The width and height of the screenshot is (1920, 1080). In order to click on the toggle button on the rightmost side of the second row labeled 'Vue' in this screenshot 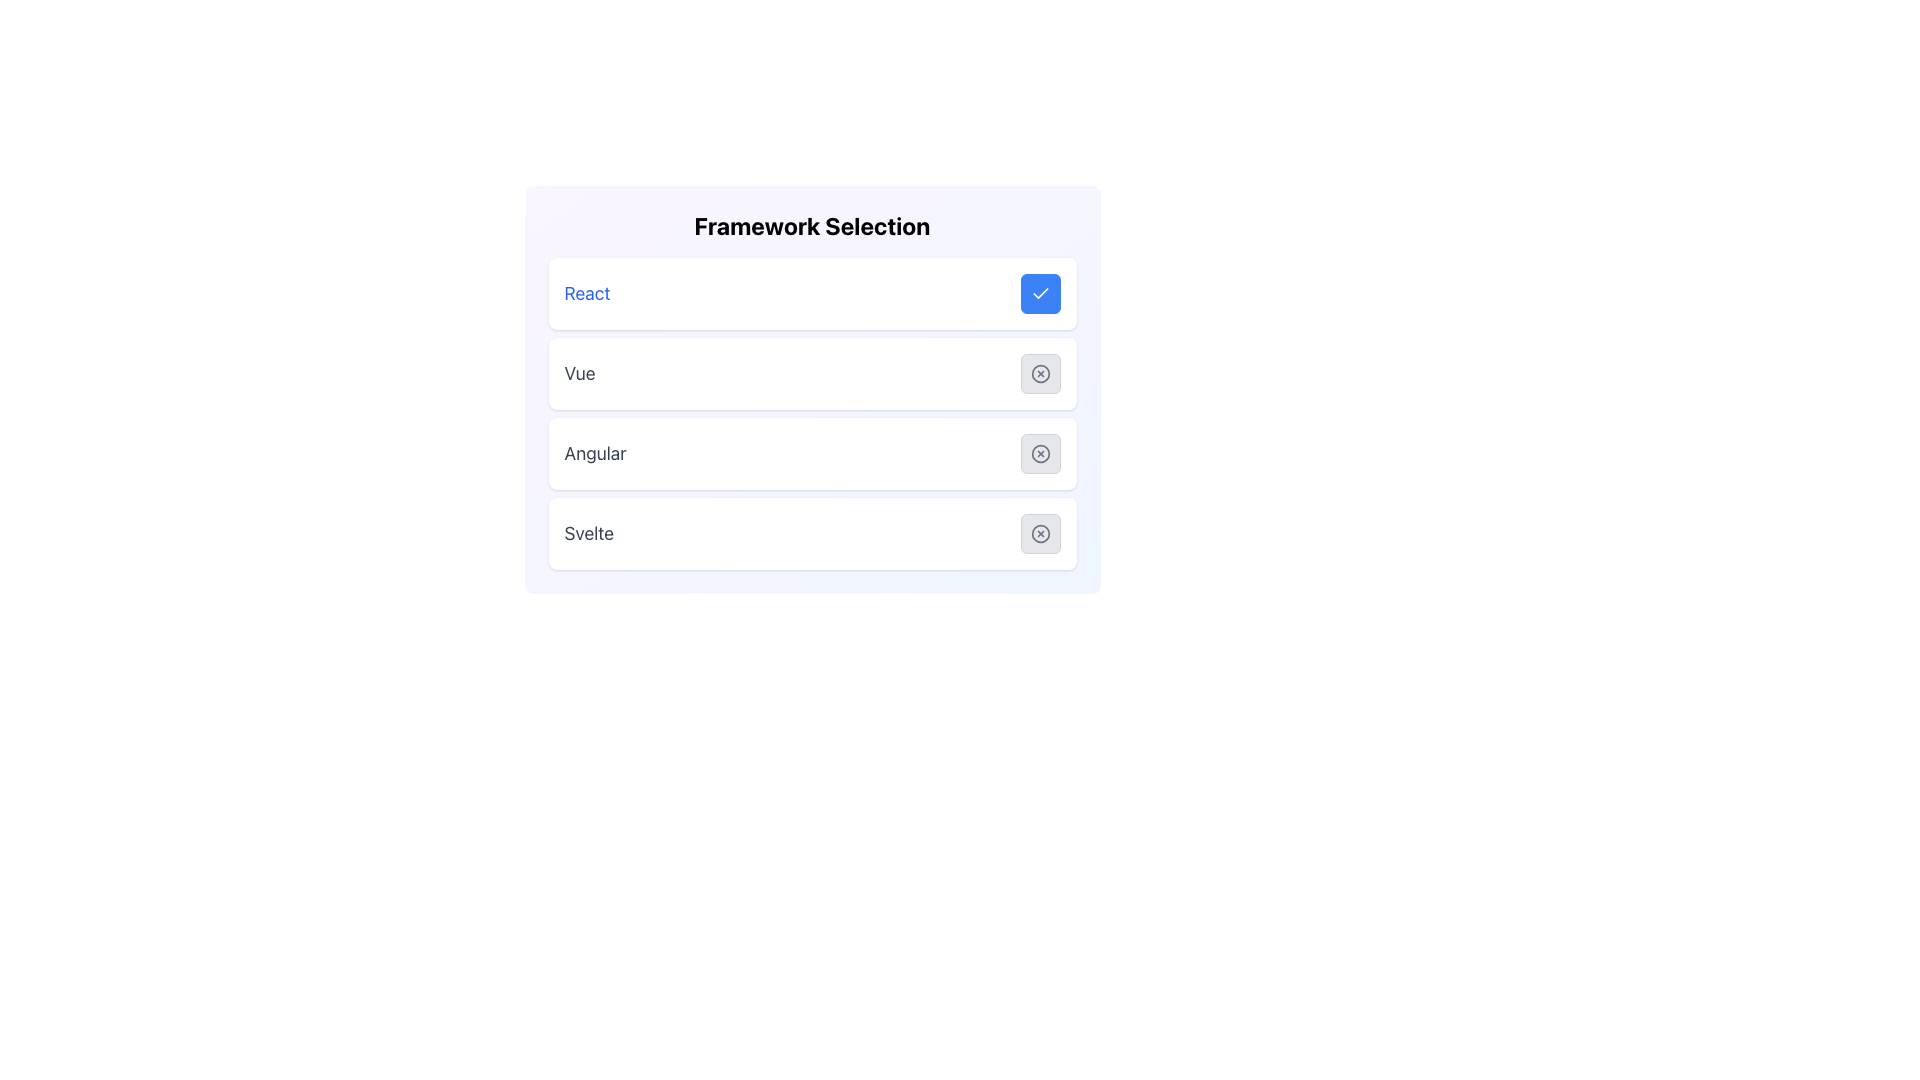, I will do `click(1040, 374)`.